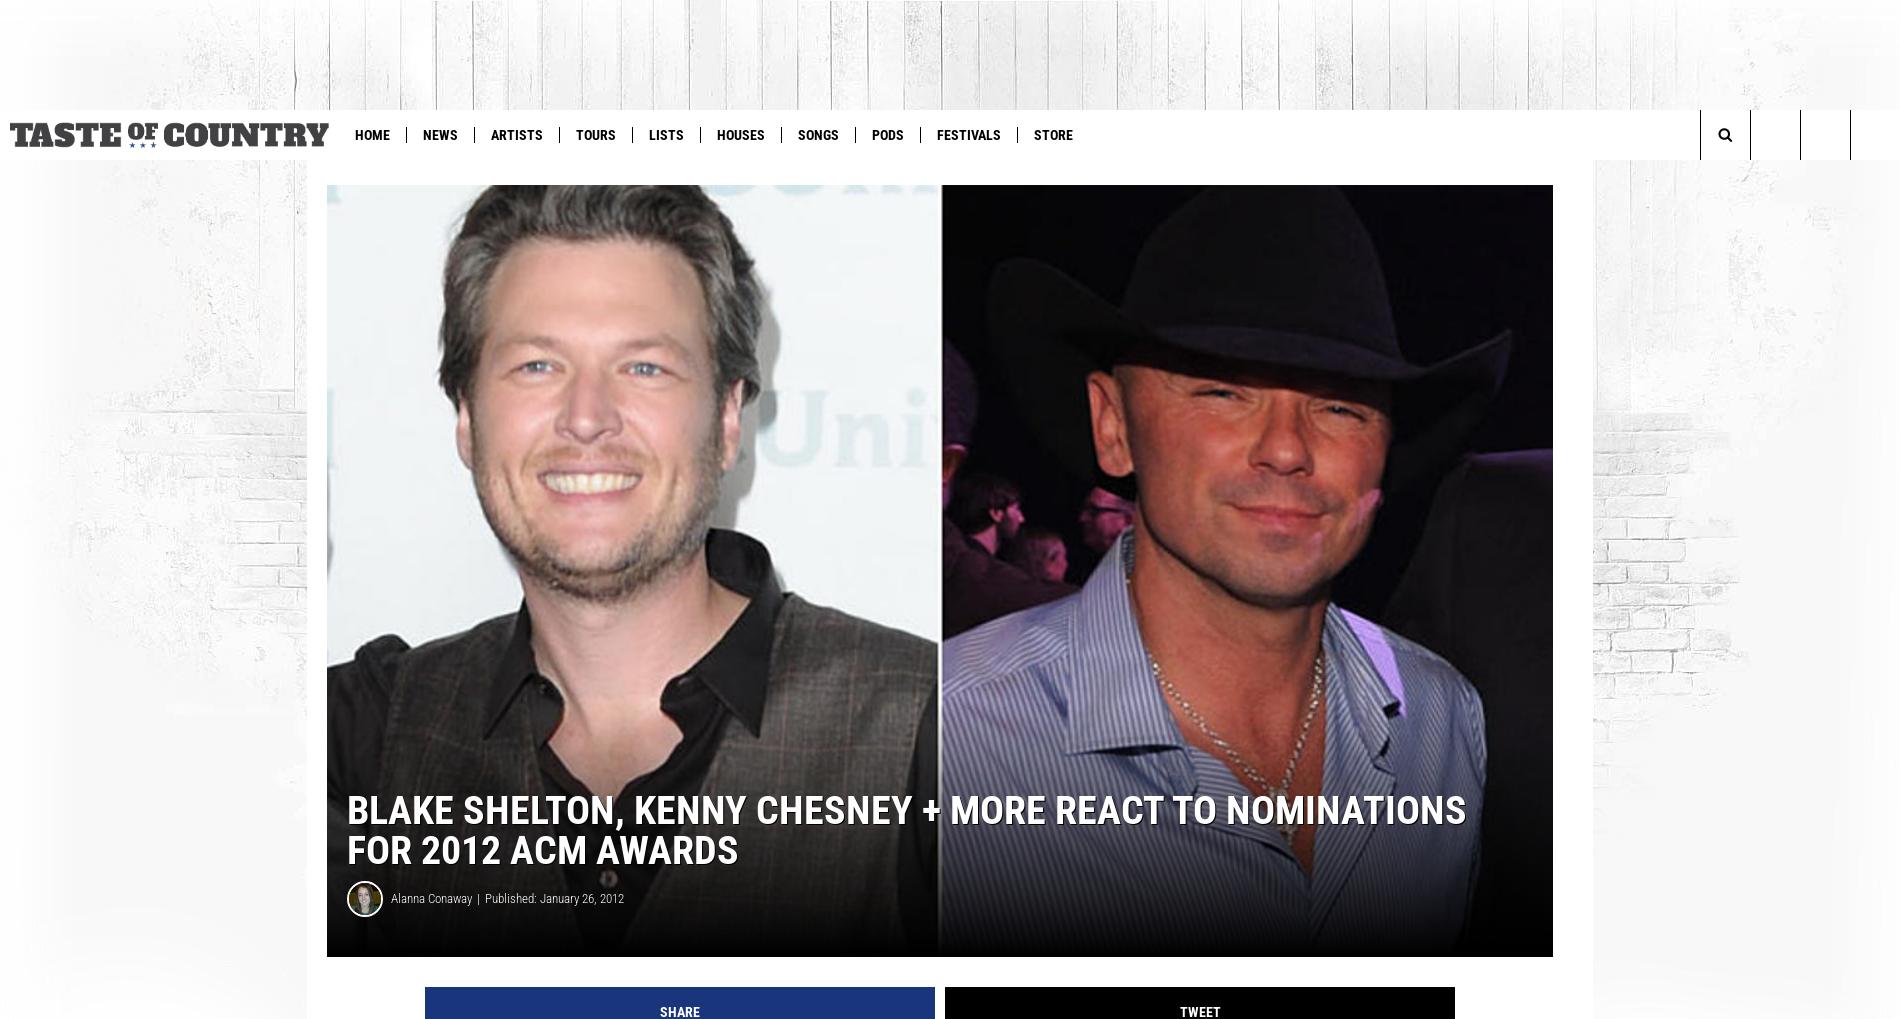 The height and width of the screenshot is (1019, 1900). I want to click on 'Store', so click(1053, 134).